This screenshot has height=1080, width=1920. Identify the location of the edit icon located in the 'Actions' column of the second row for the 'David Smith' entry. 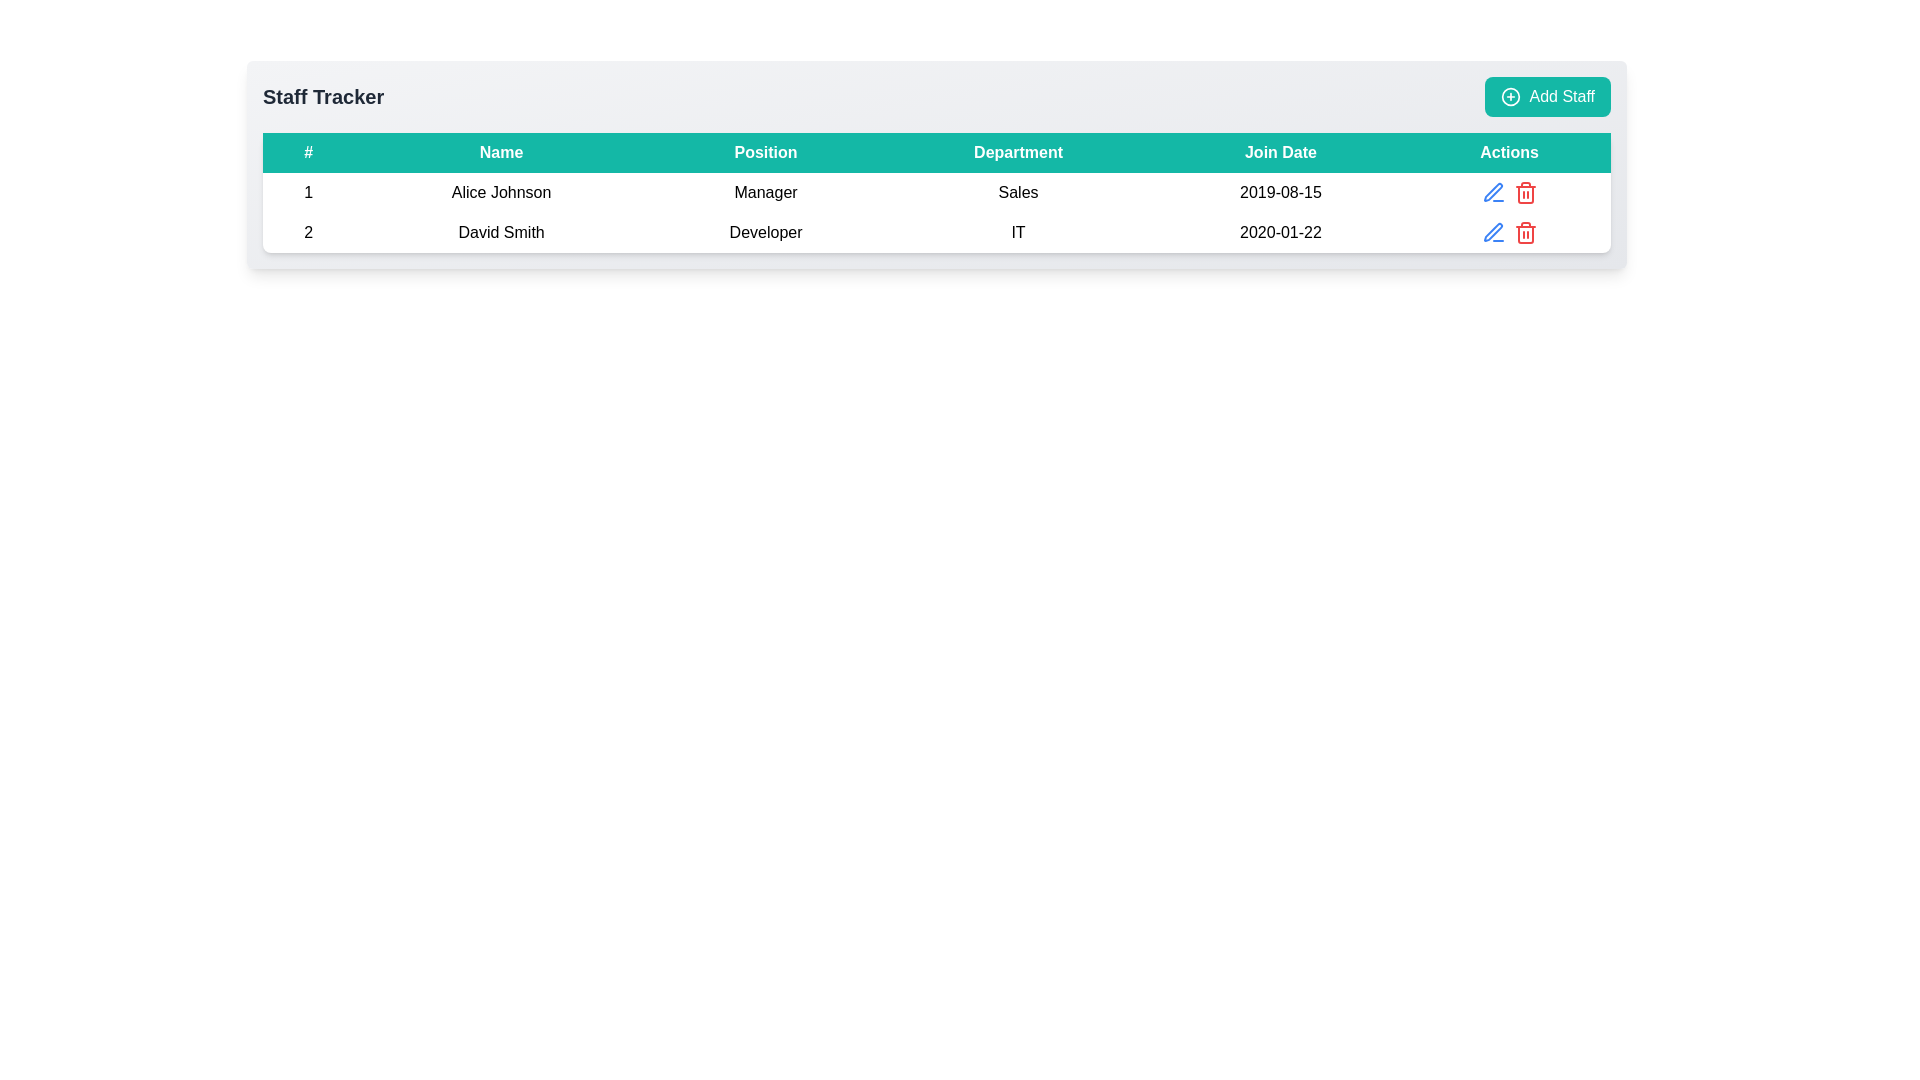
(1493, 192).